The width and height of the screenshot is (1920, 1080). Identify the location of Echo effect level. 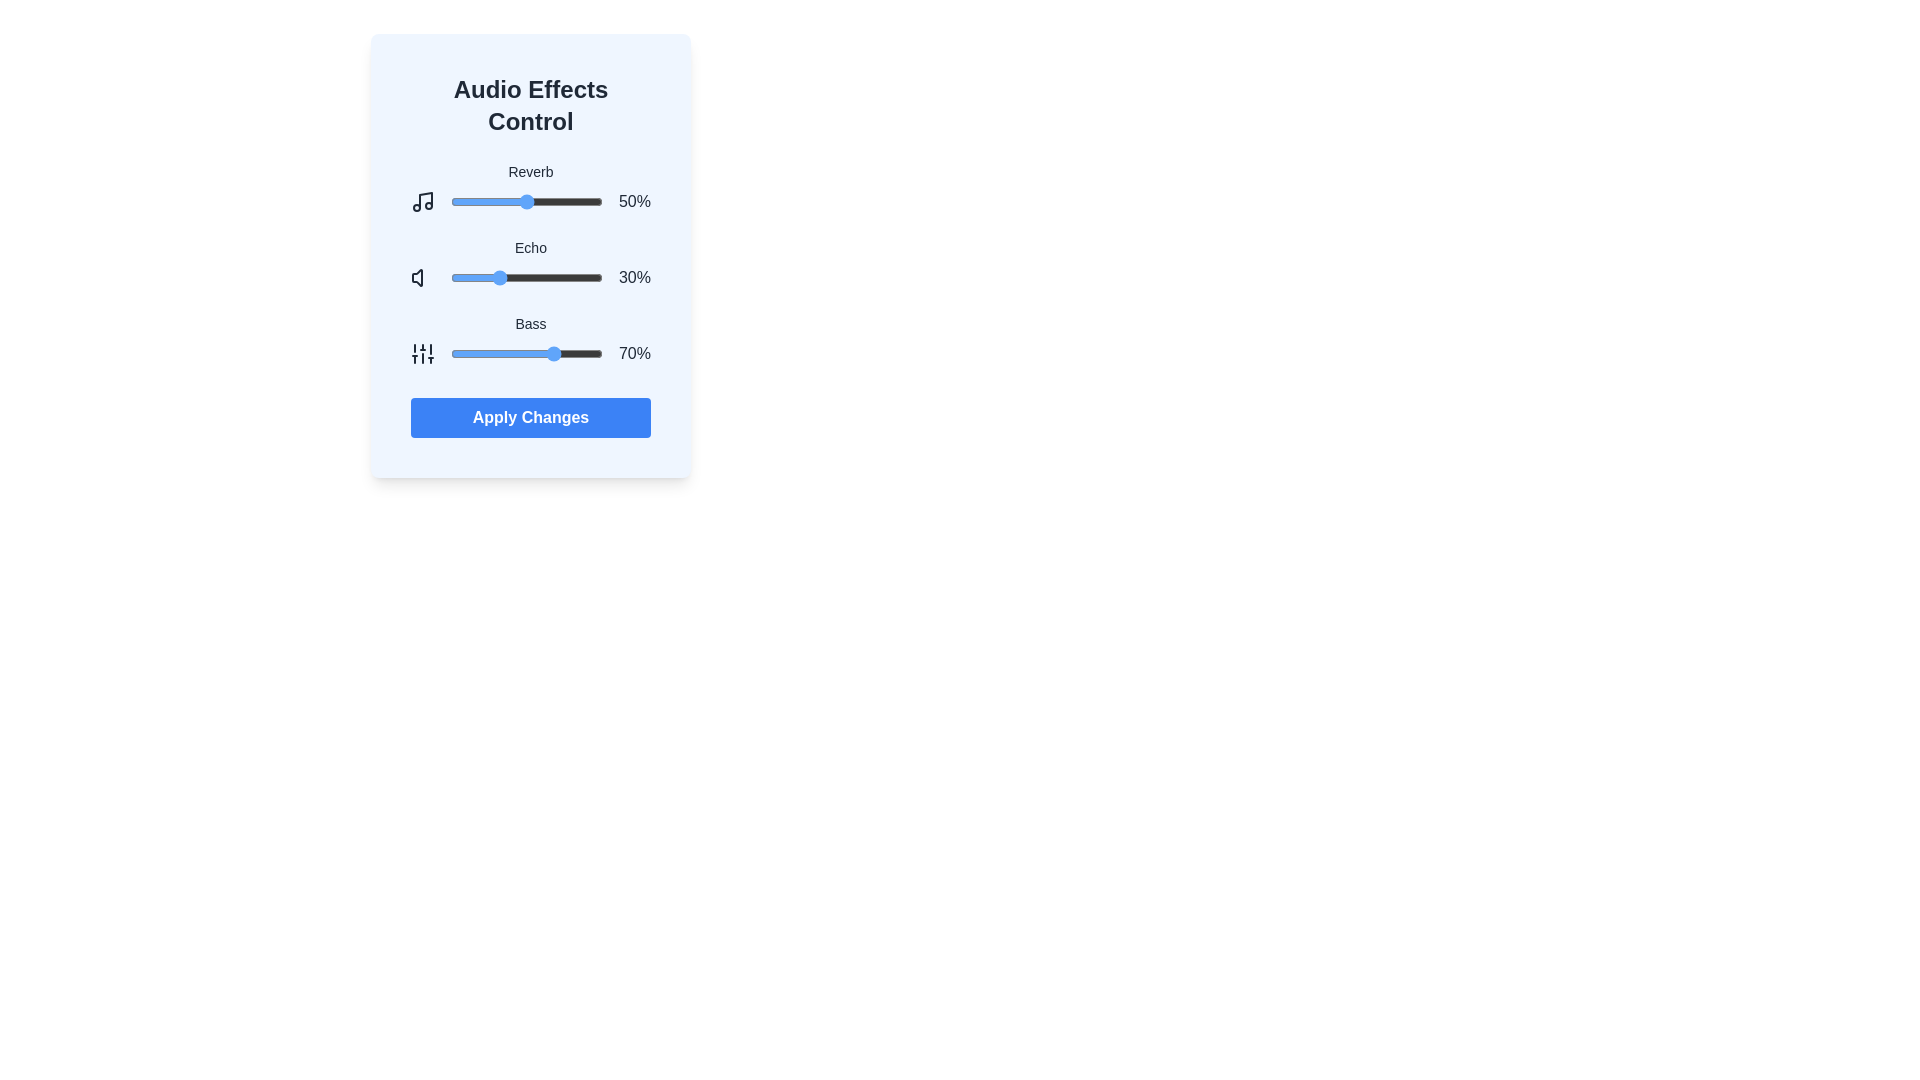
(496, 277).